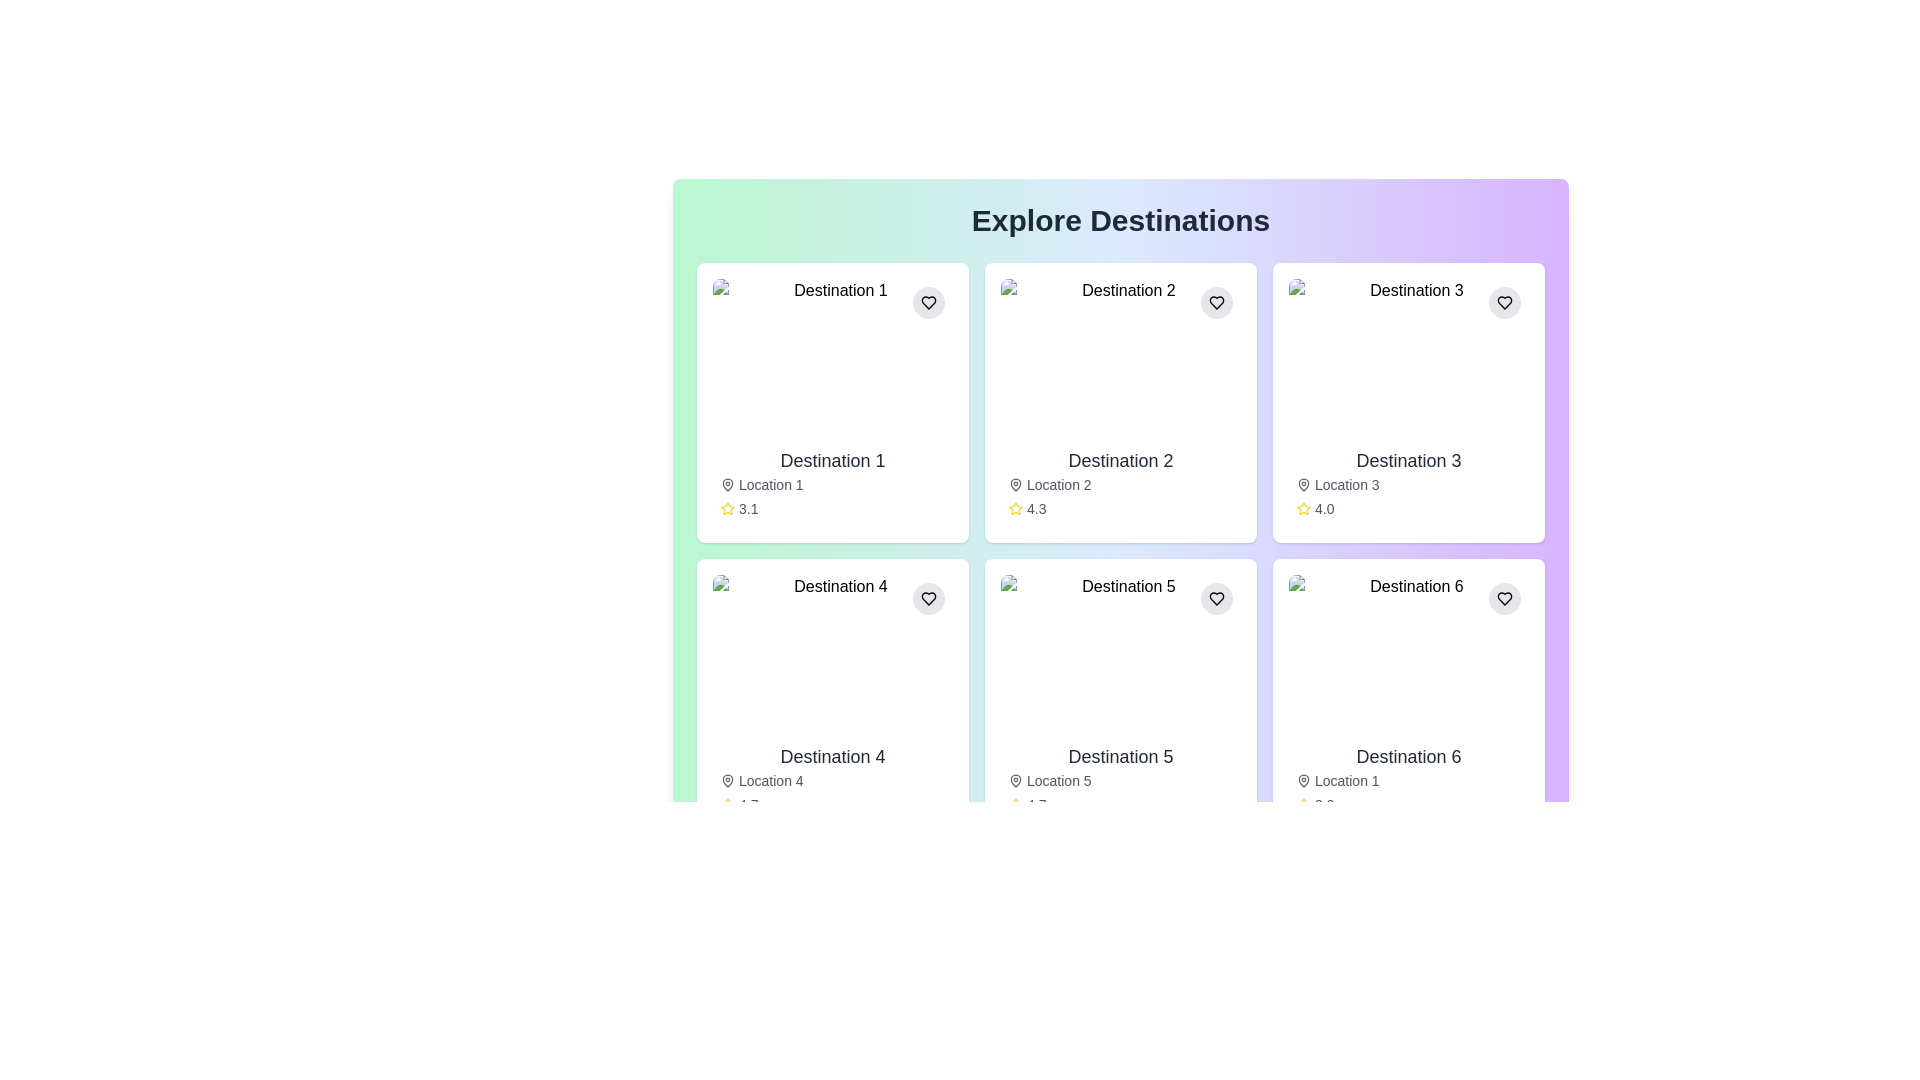 The image size is (1920, 1080). Describe the element at coordinates (1216, 597) in the screenshot. I see `the heart-shaped icon located in the top-right corner of the 'Destination 5' box in the 'Explore Destinations' section` at that location.